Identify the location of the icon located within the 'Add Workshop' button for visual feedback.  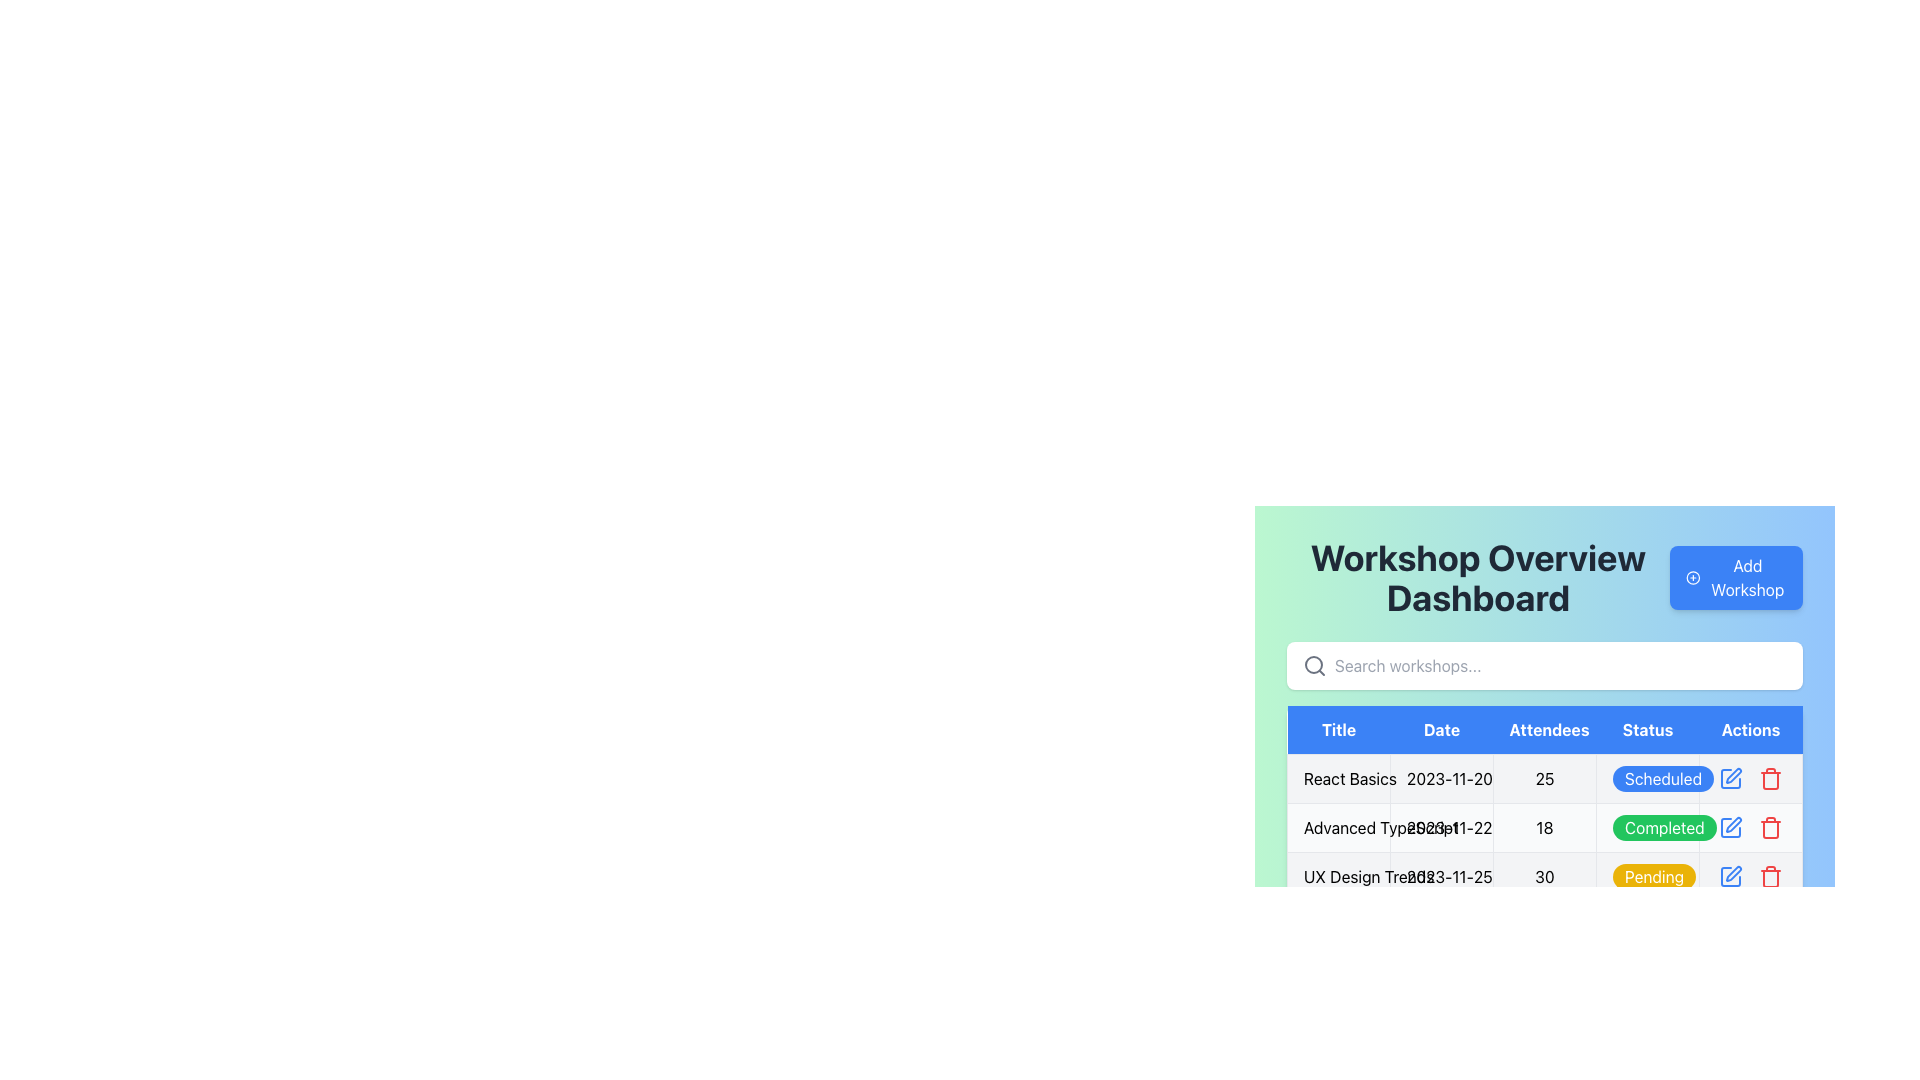
(1692, 578).